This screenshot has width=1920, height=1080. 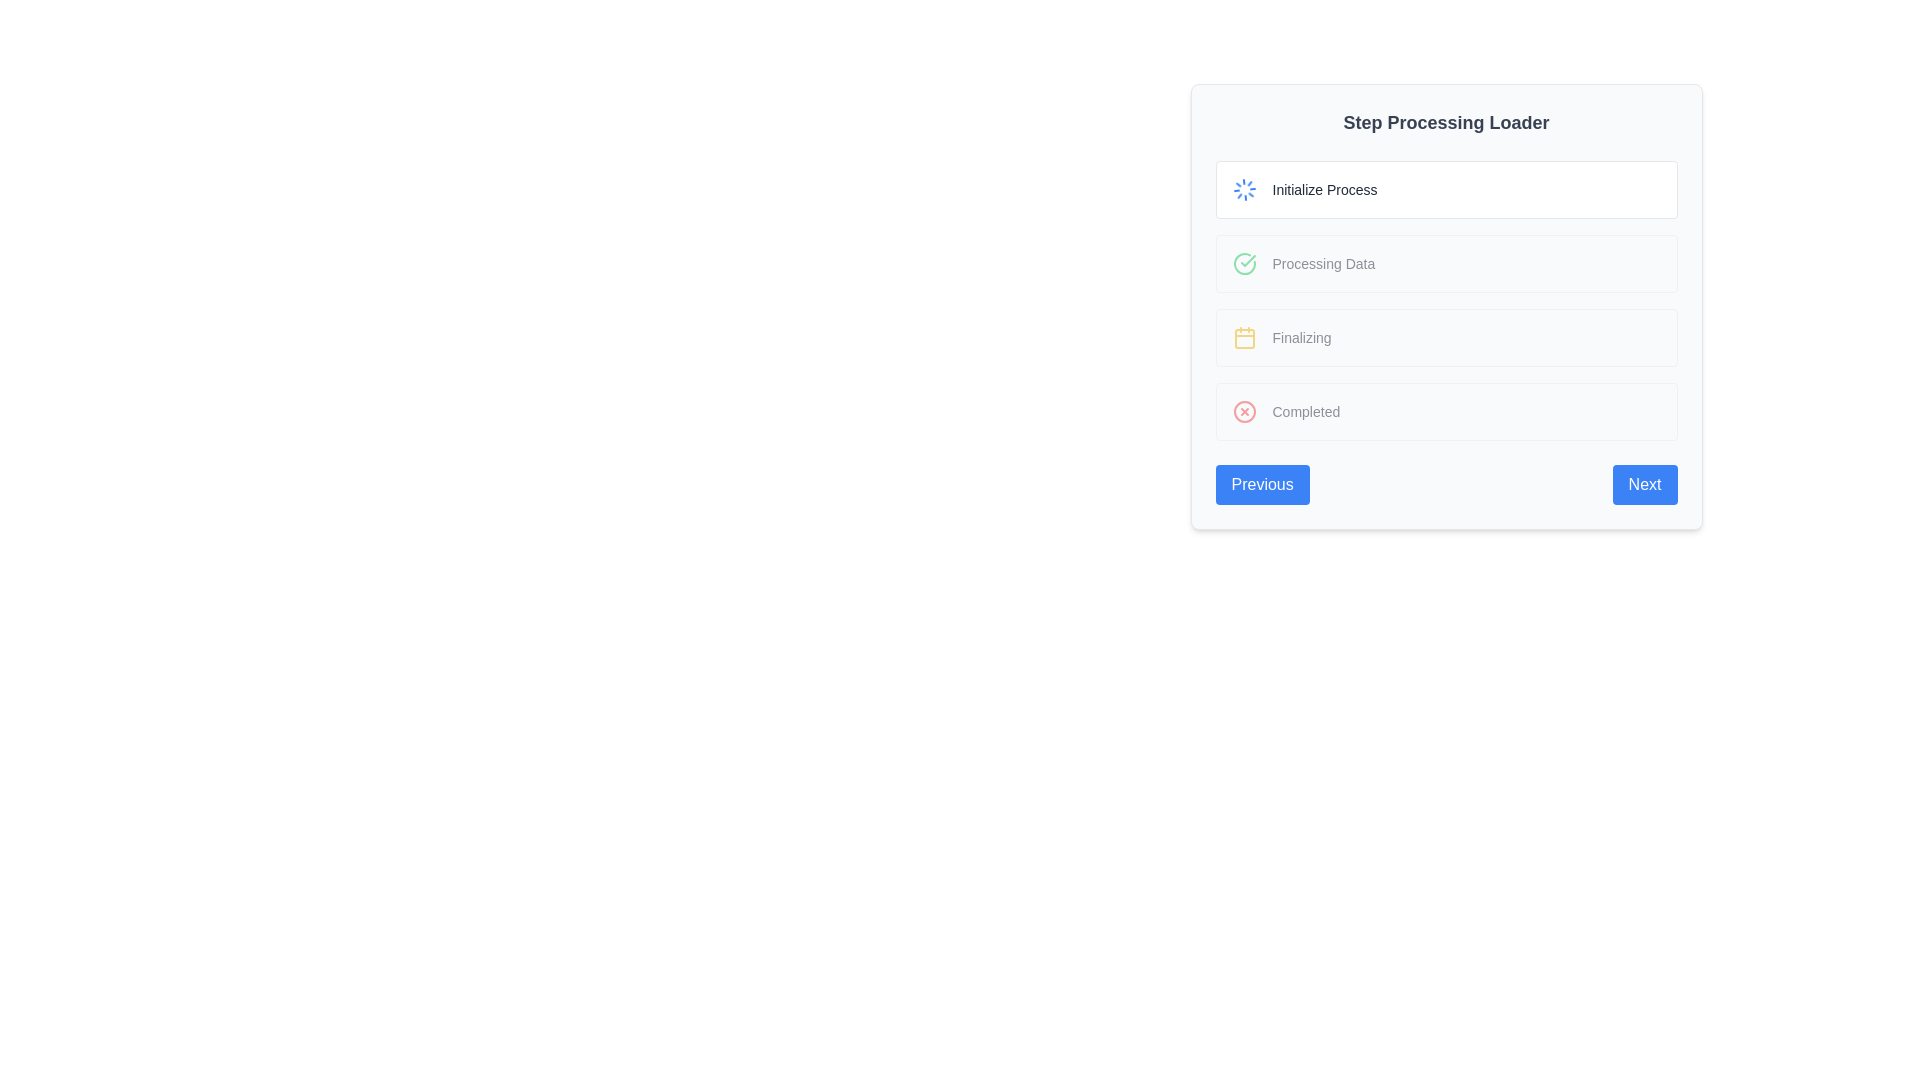 What do you see at coordinates (1446, 485) in the screenshot?
I see `the Previous button located in the navigation group at the bottom of the interface, which allows users to move to the previous step` at bounding box center [1446, 485].